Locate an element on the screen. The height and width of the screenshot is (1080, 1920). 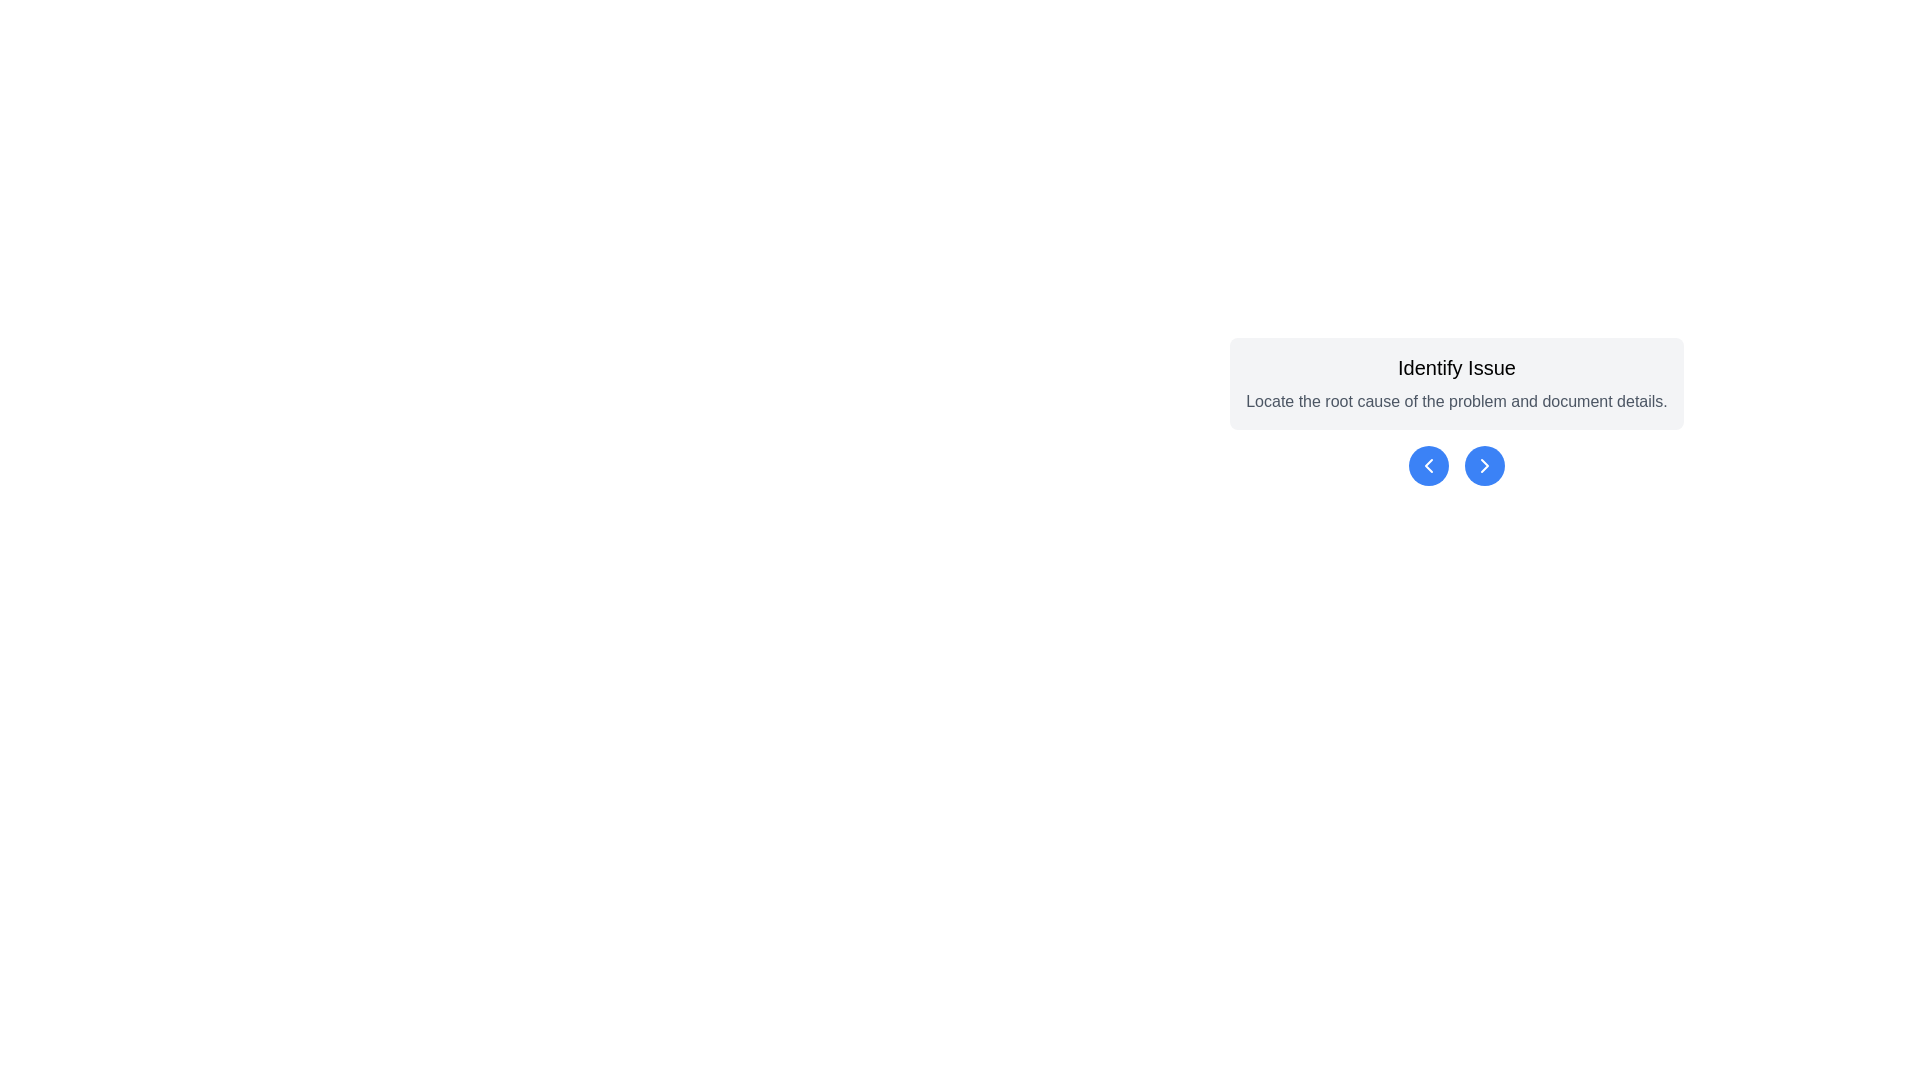
the descriptive text element that reads 'Locate the root cause of the problem and document details.', which is styled in gray and is located below the title 'Identify Issue' is located at coordinates (1456, 401).